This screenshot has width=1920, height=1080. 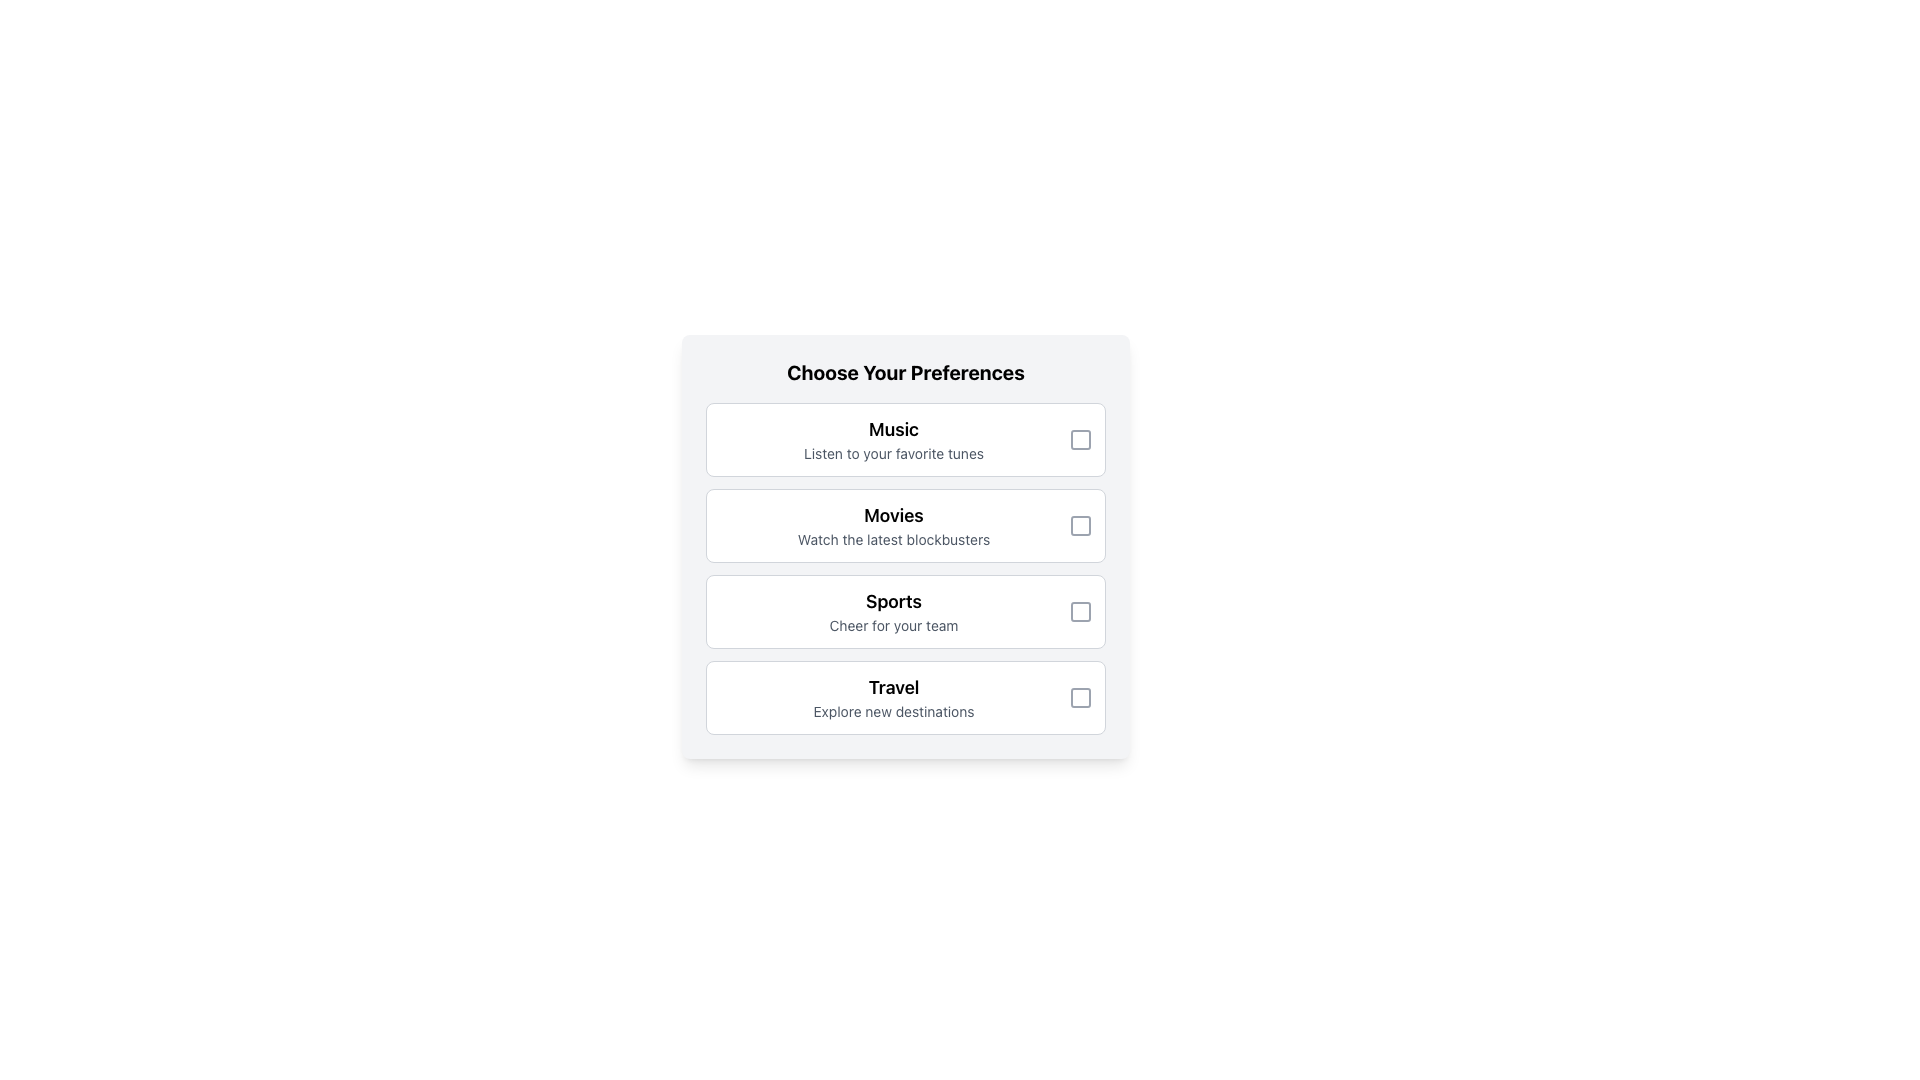 I want to click on the bold, black-colored text reading 'Sports' which is the third item in the list under the heading 'Choose Your Preferences.', so click(x=892, y=600).